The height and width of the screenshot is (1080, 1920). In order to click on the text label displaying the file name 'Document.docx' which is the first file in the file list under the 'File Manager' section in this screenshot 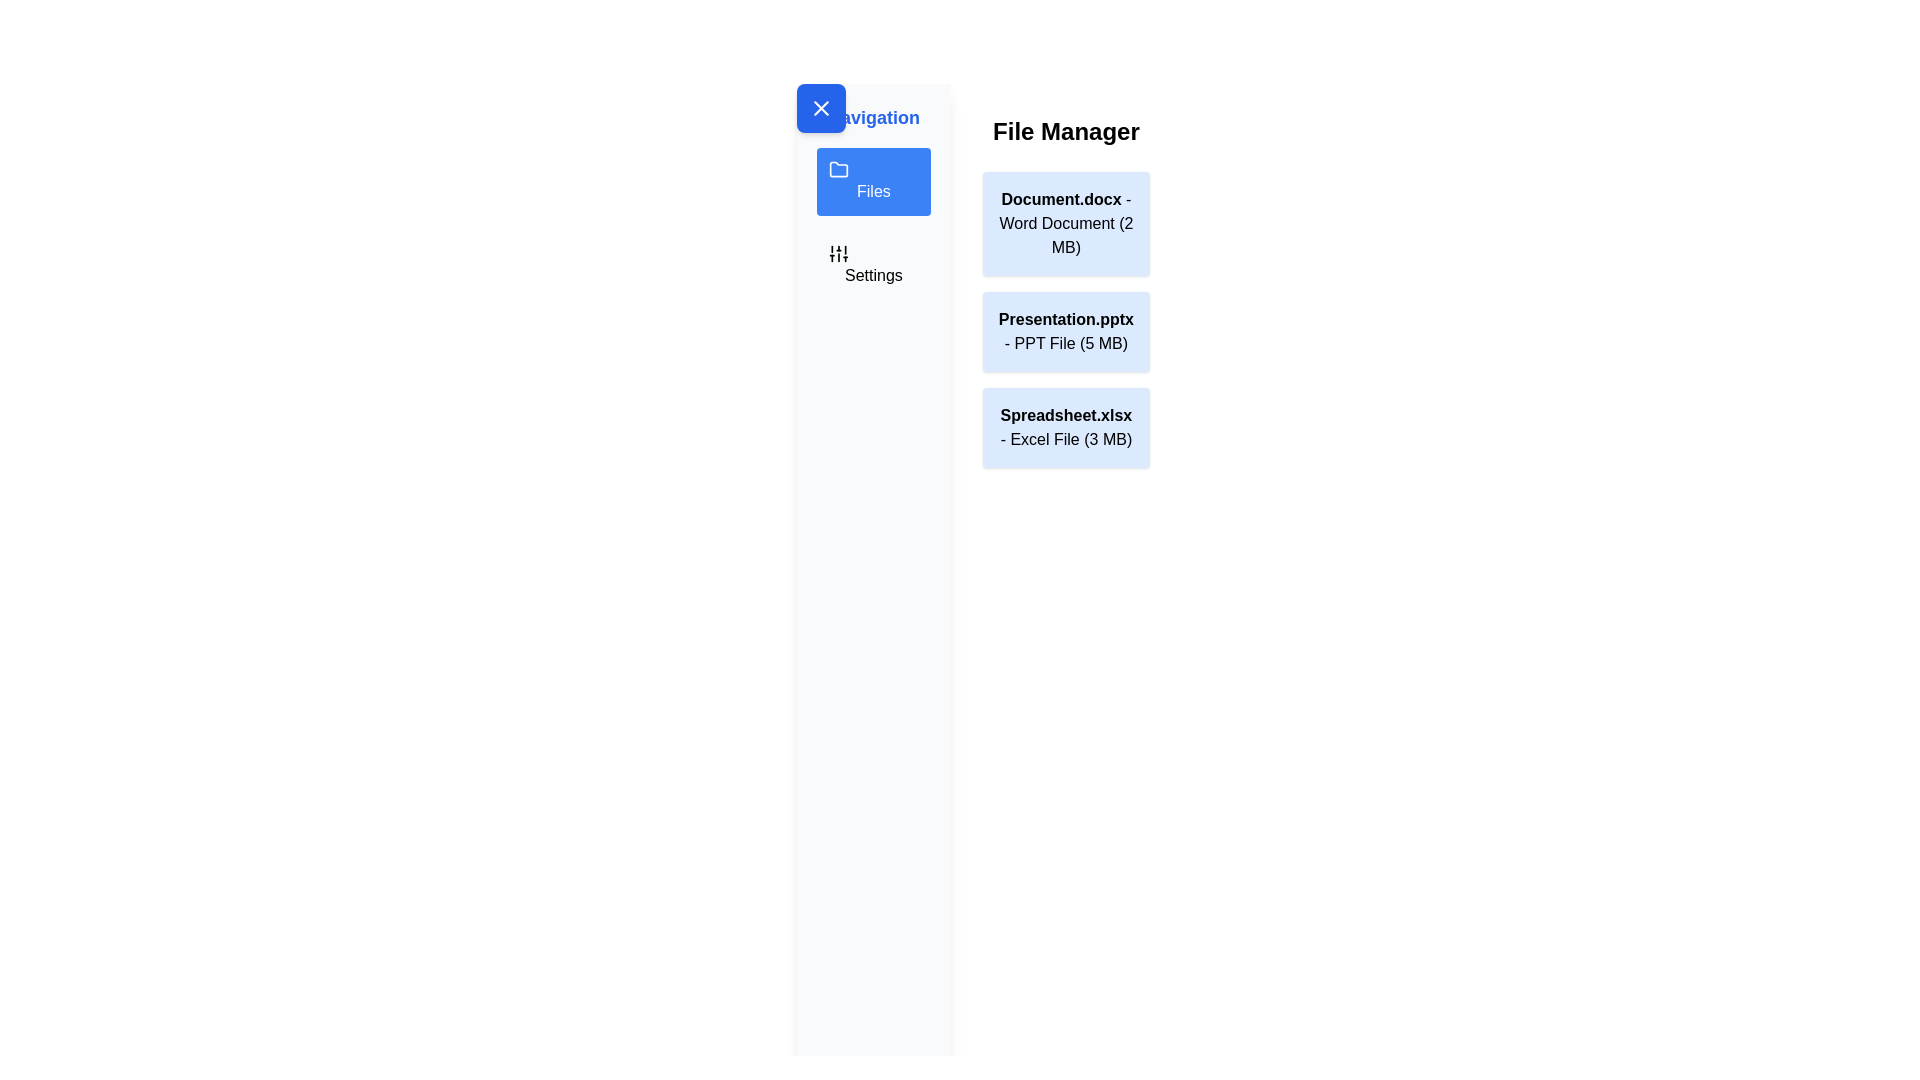, I will do `click(1060, 199)`.